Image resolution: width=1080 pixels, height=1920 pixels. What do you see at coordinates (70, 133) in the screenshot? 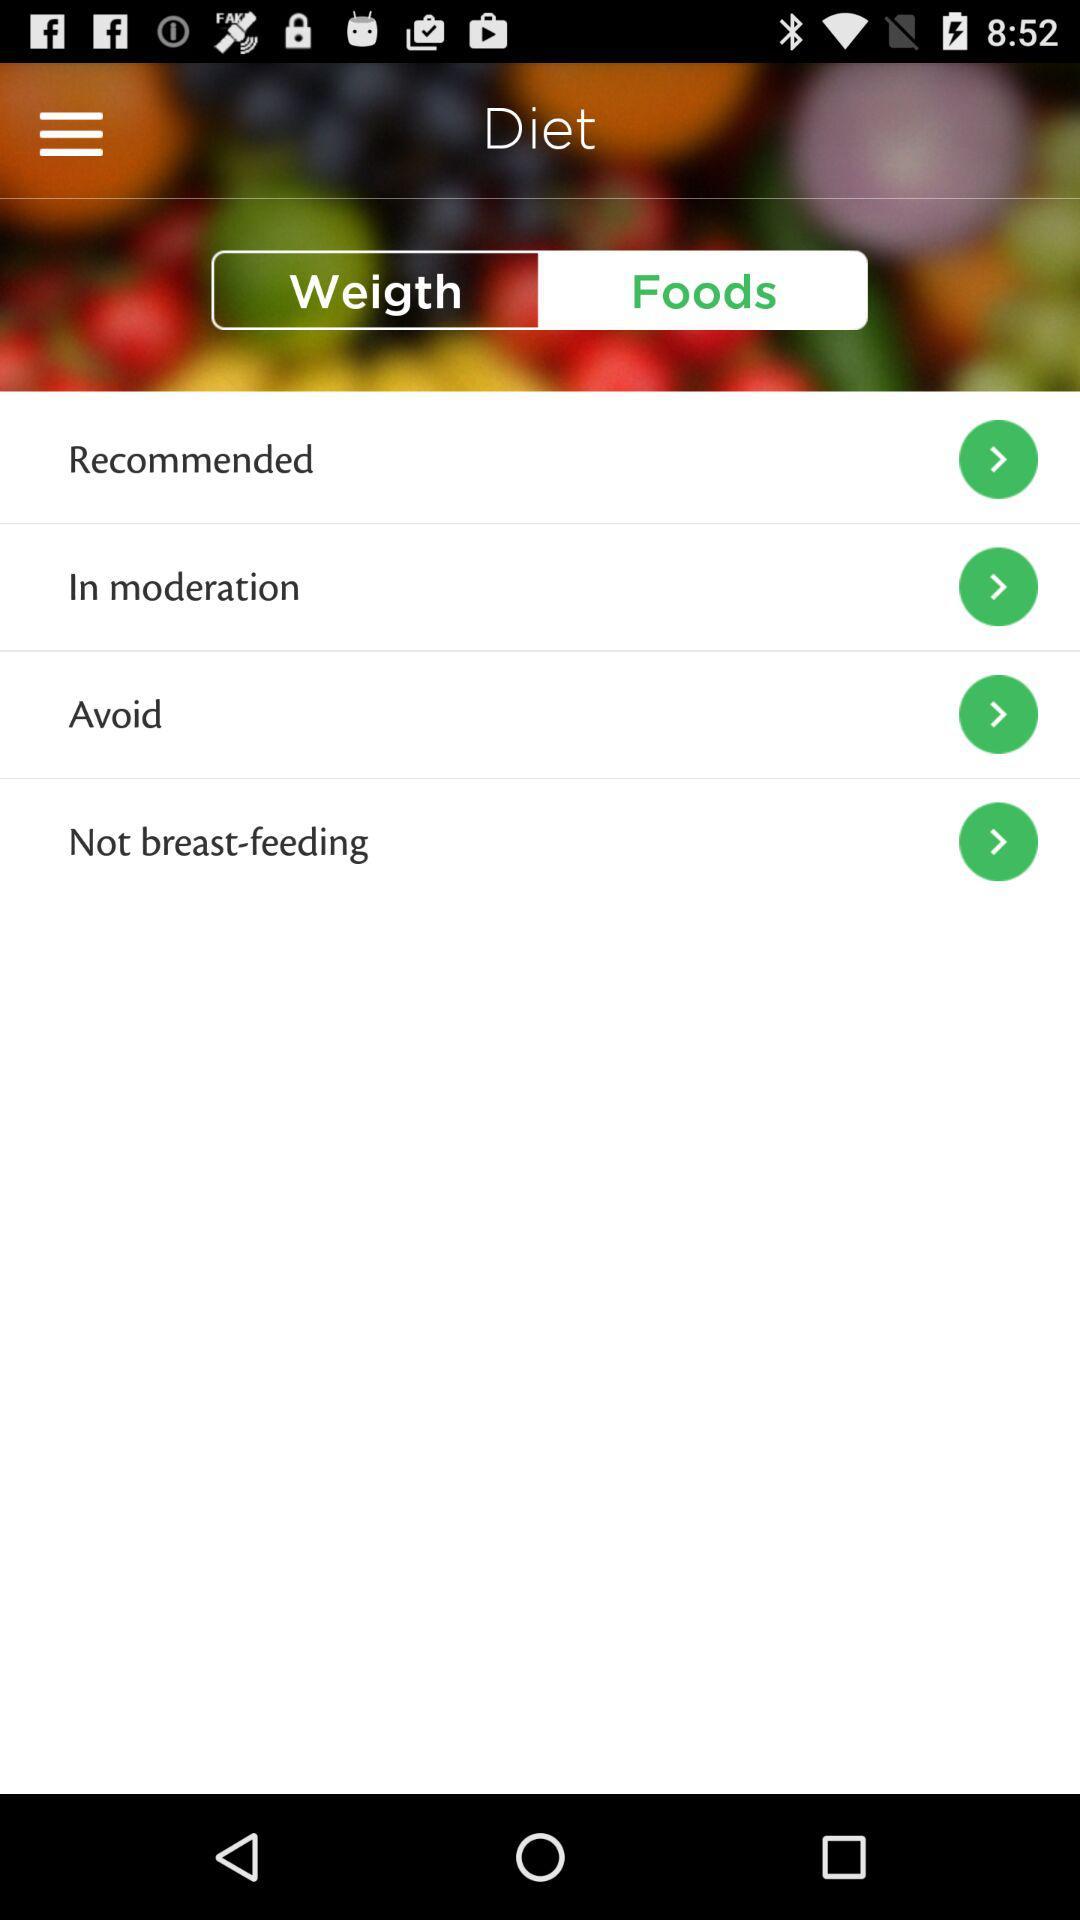
I see `the menu button at top left corner of the page` at bounding box center [70, 133].